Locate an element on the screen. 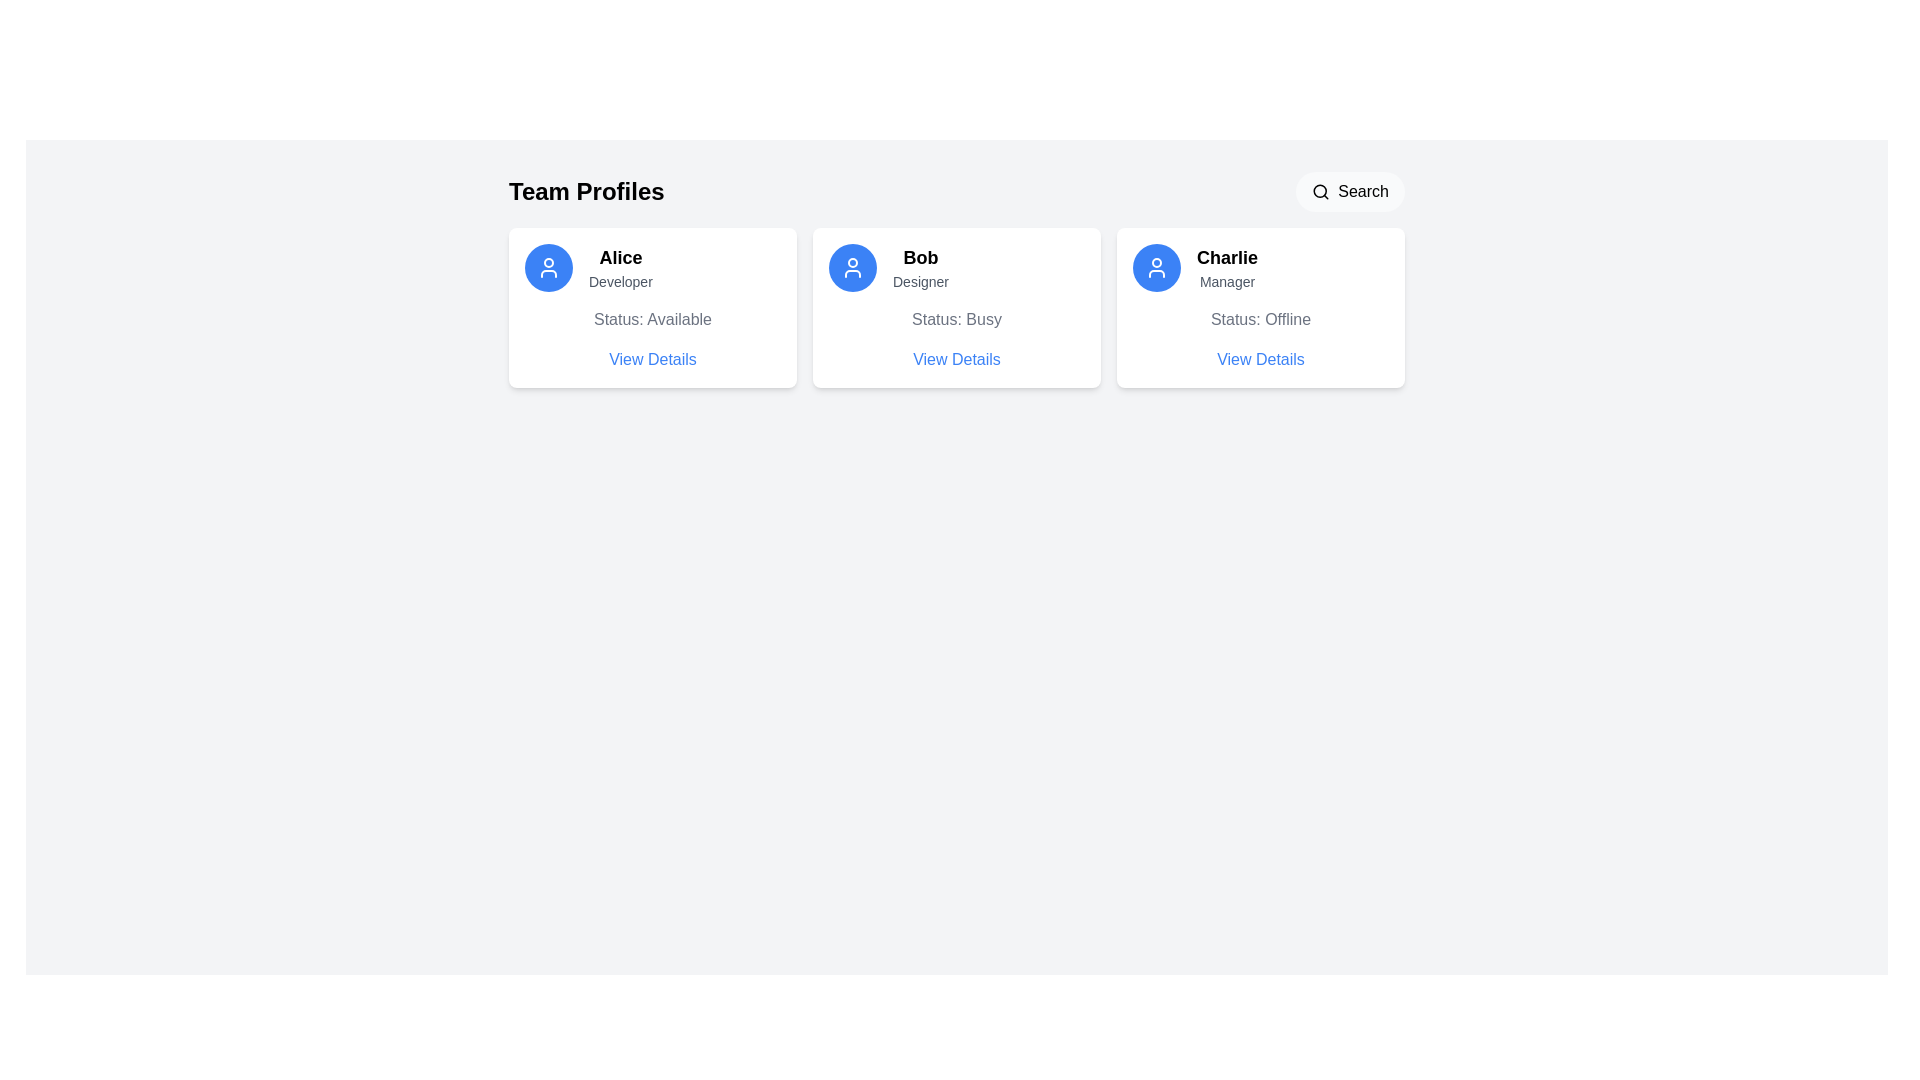 The width and height of the screenshot is (1920, 1080). text label indicating the occupation or role title of 'Alice', which is positioned directly below the header text 'Alice' in the profile card is located at coordinates (619, 281).